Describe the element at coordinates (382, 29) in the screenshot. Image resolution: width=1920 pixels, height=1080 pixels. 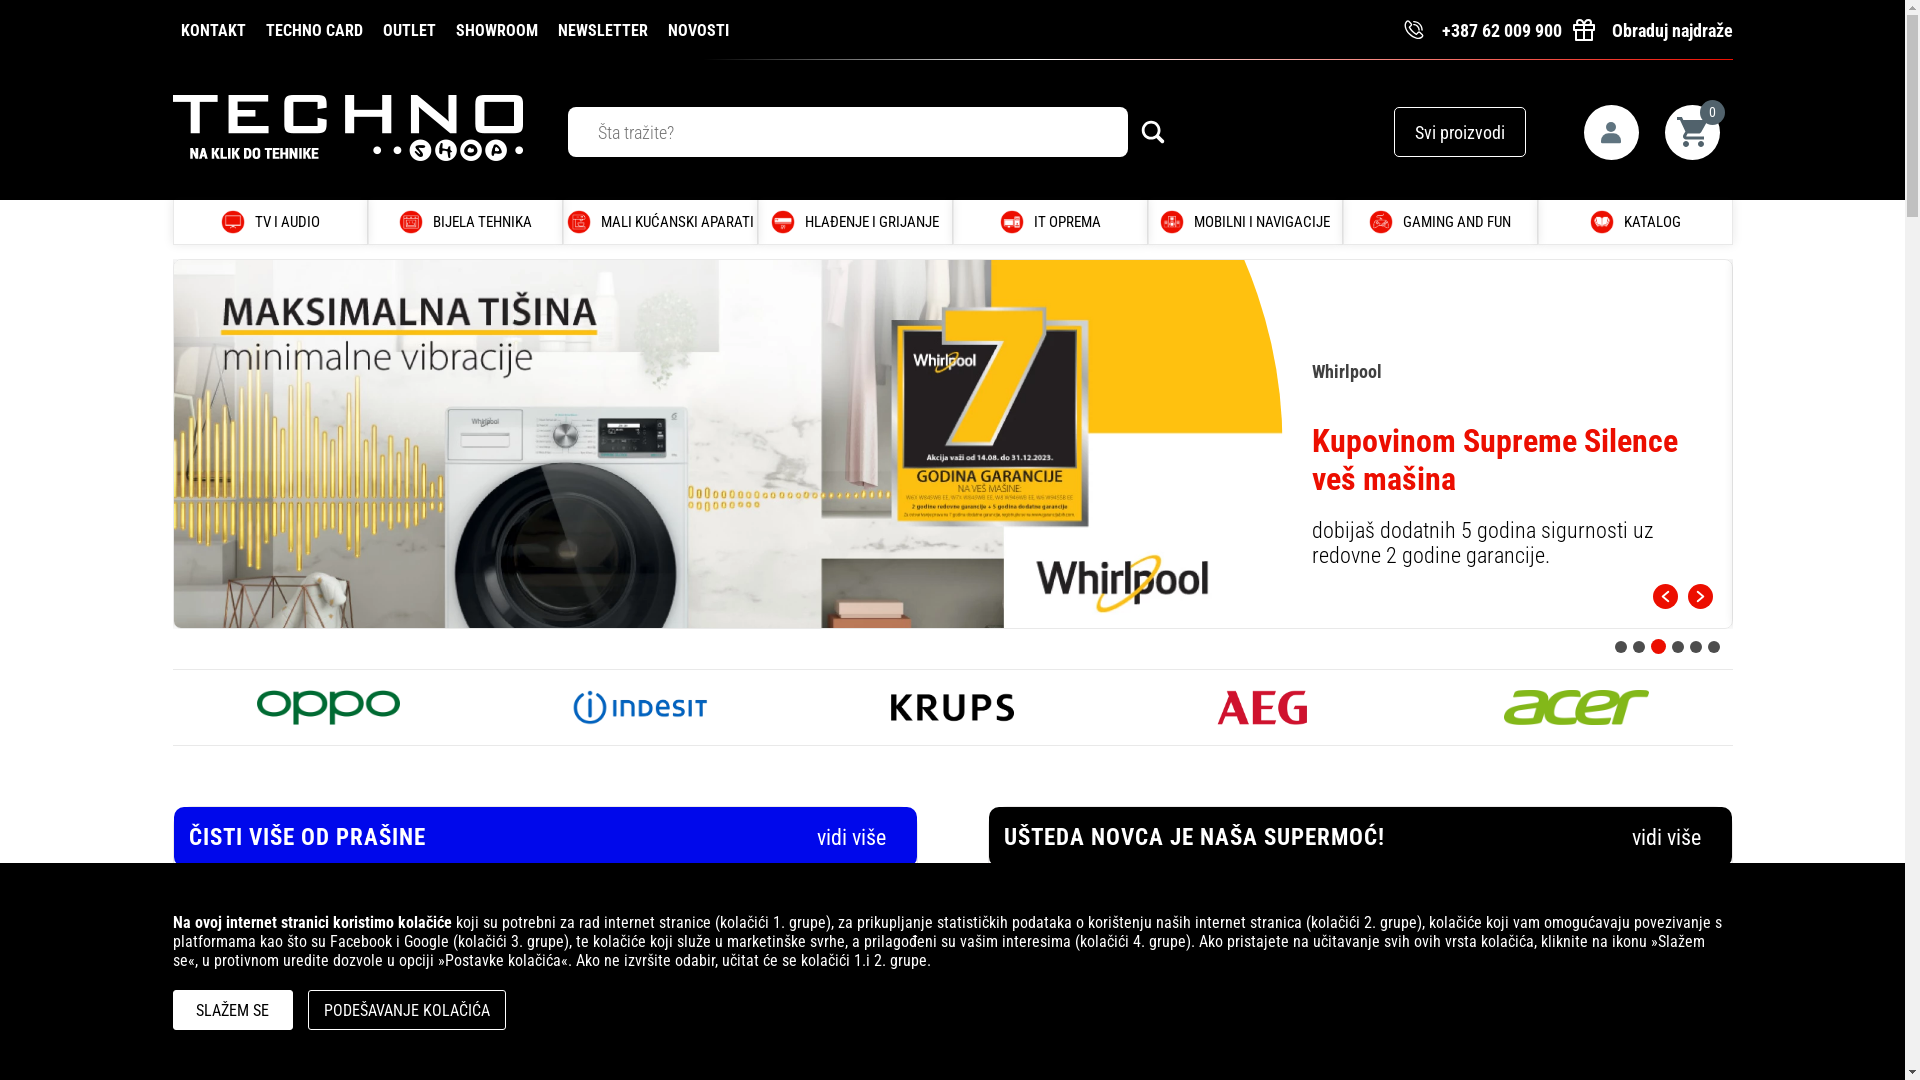
I see `'OUTLET'` at that location.